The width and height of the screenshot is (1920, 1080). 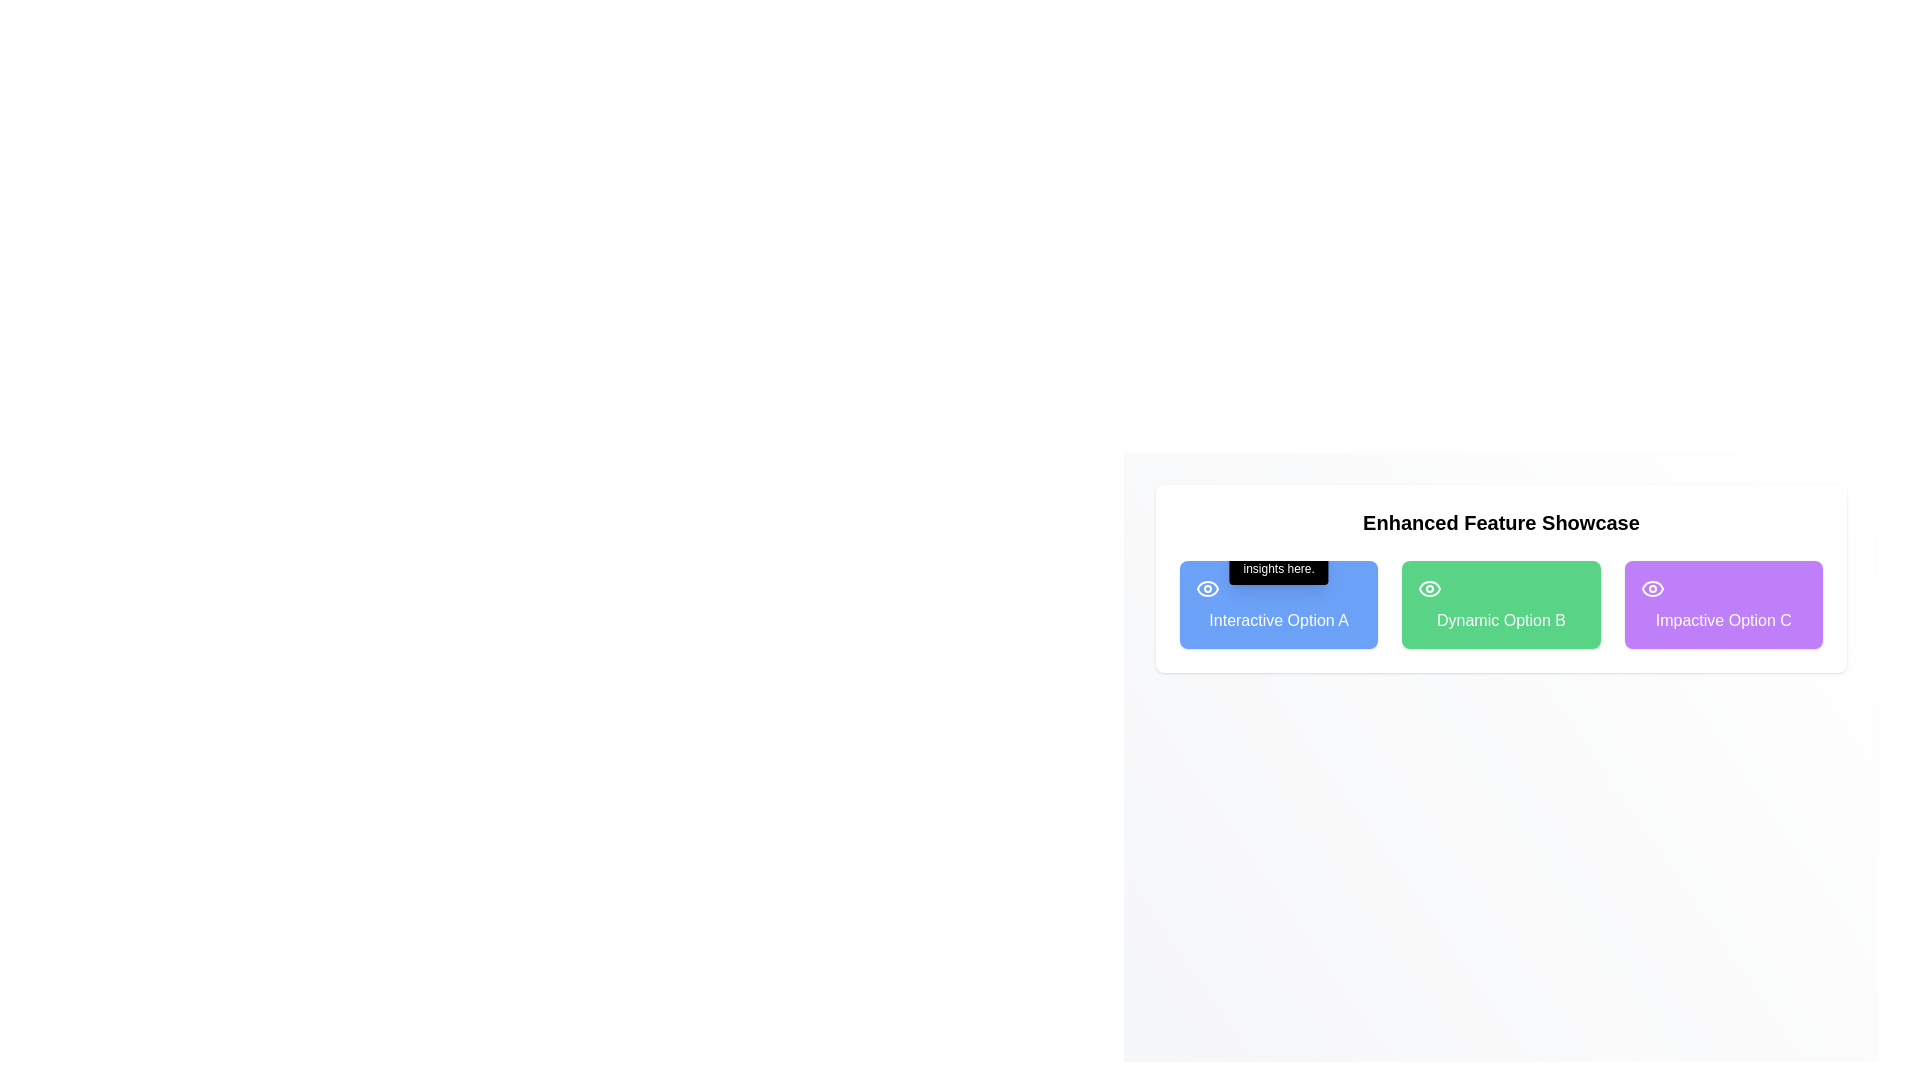 What do you see at coordinates (1722, 619) in the screenshot?
I see `the text label displaying 'Impactive Option C', which is styled with a bold white font on a purple background and is the third option in a row of buttons next to 'Dynamic Option B'` at bounding box center [1722, 619].